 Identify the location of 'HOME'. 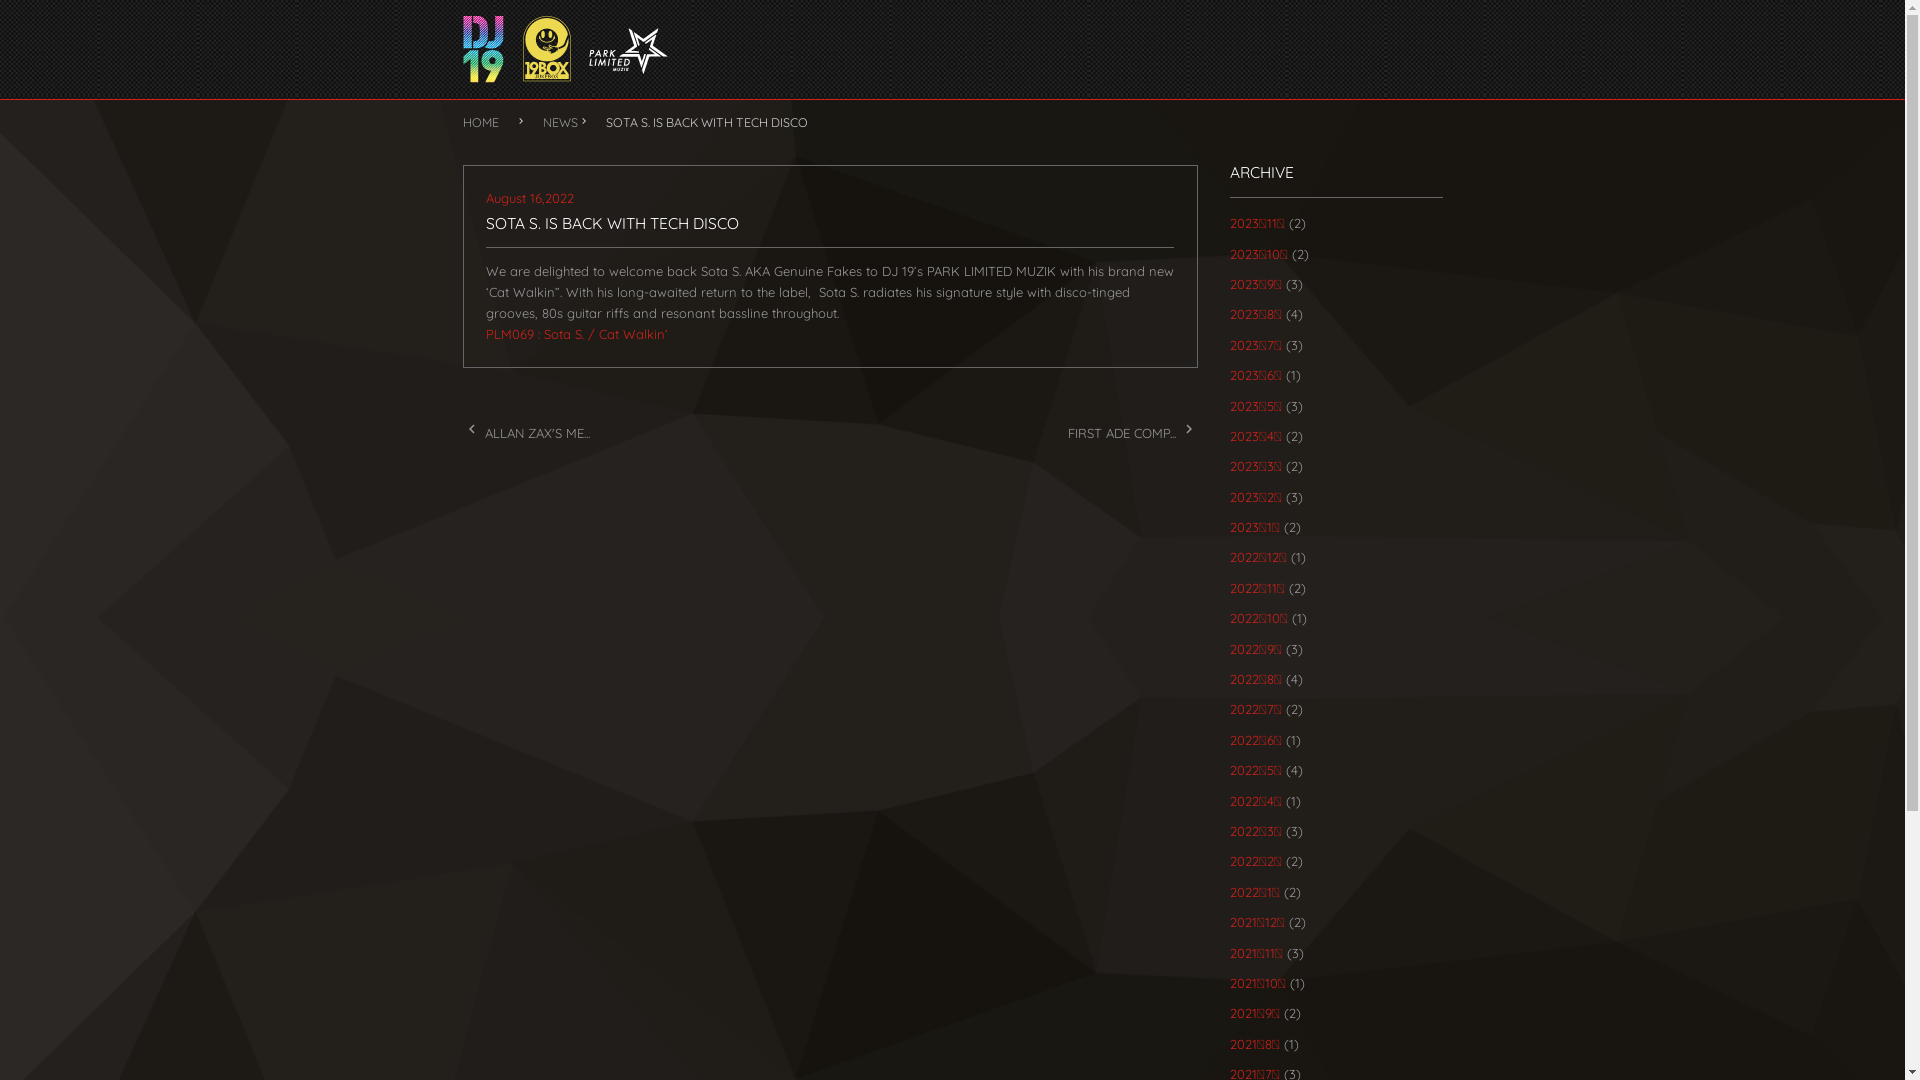
(460, 122).